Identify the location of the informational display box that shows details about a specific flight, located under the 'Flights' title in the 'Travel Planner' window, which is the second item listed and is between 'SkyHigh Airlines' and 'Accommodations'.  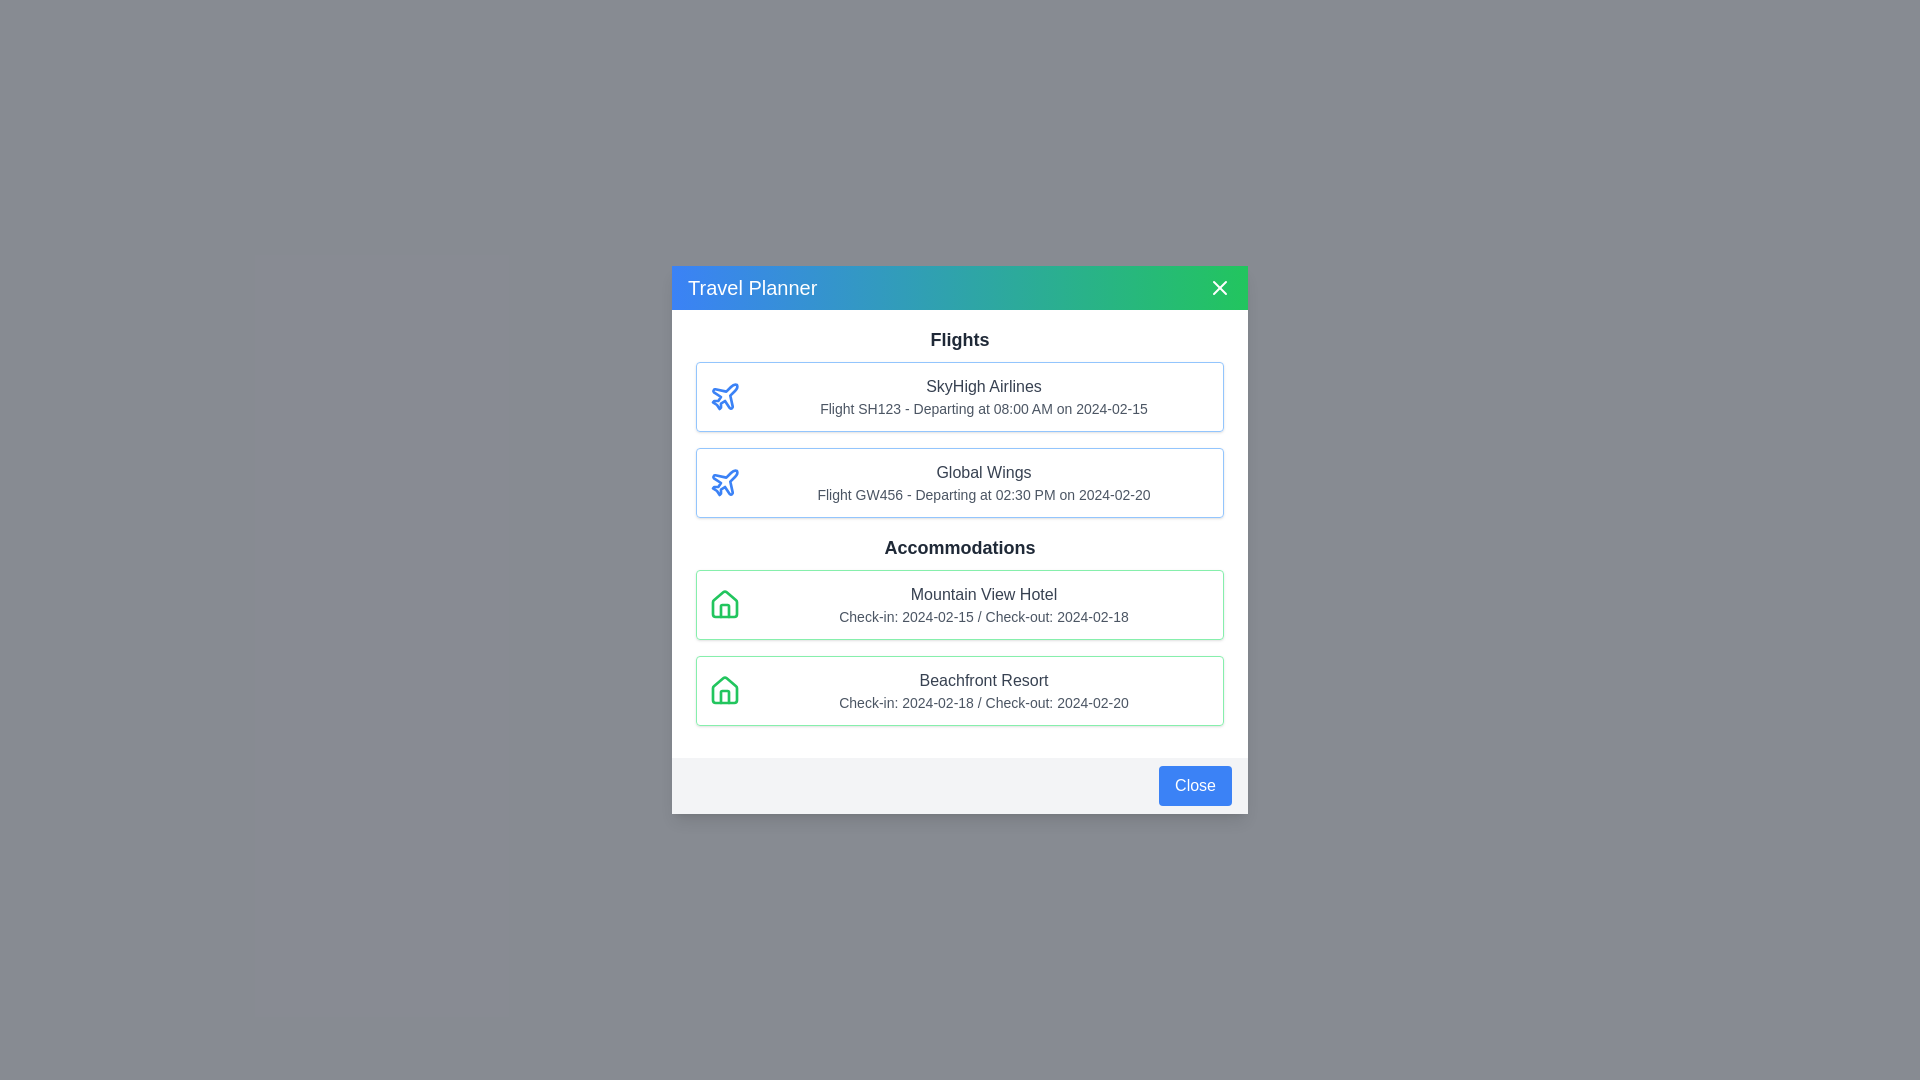
(960, 482).